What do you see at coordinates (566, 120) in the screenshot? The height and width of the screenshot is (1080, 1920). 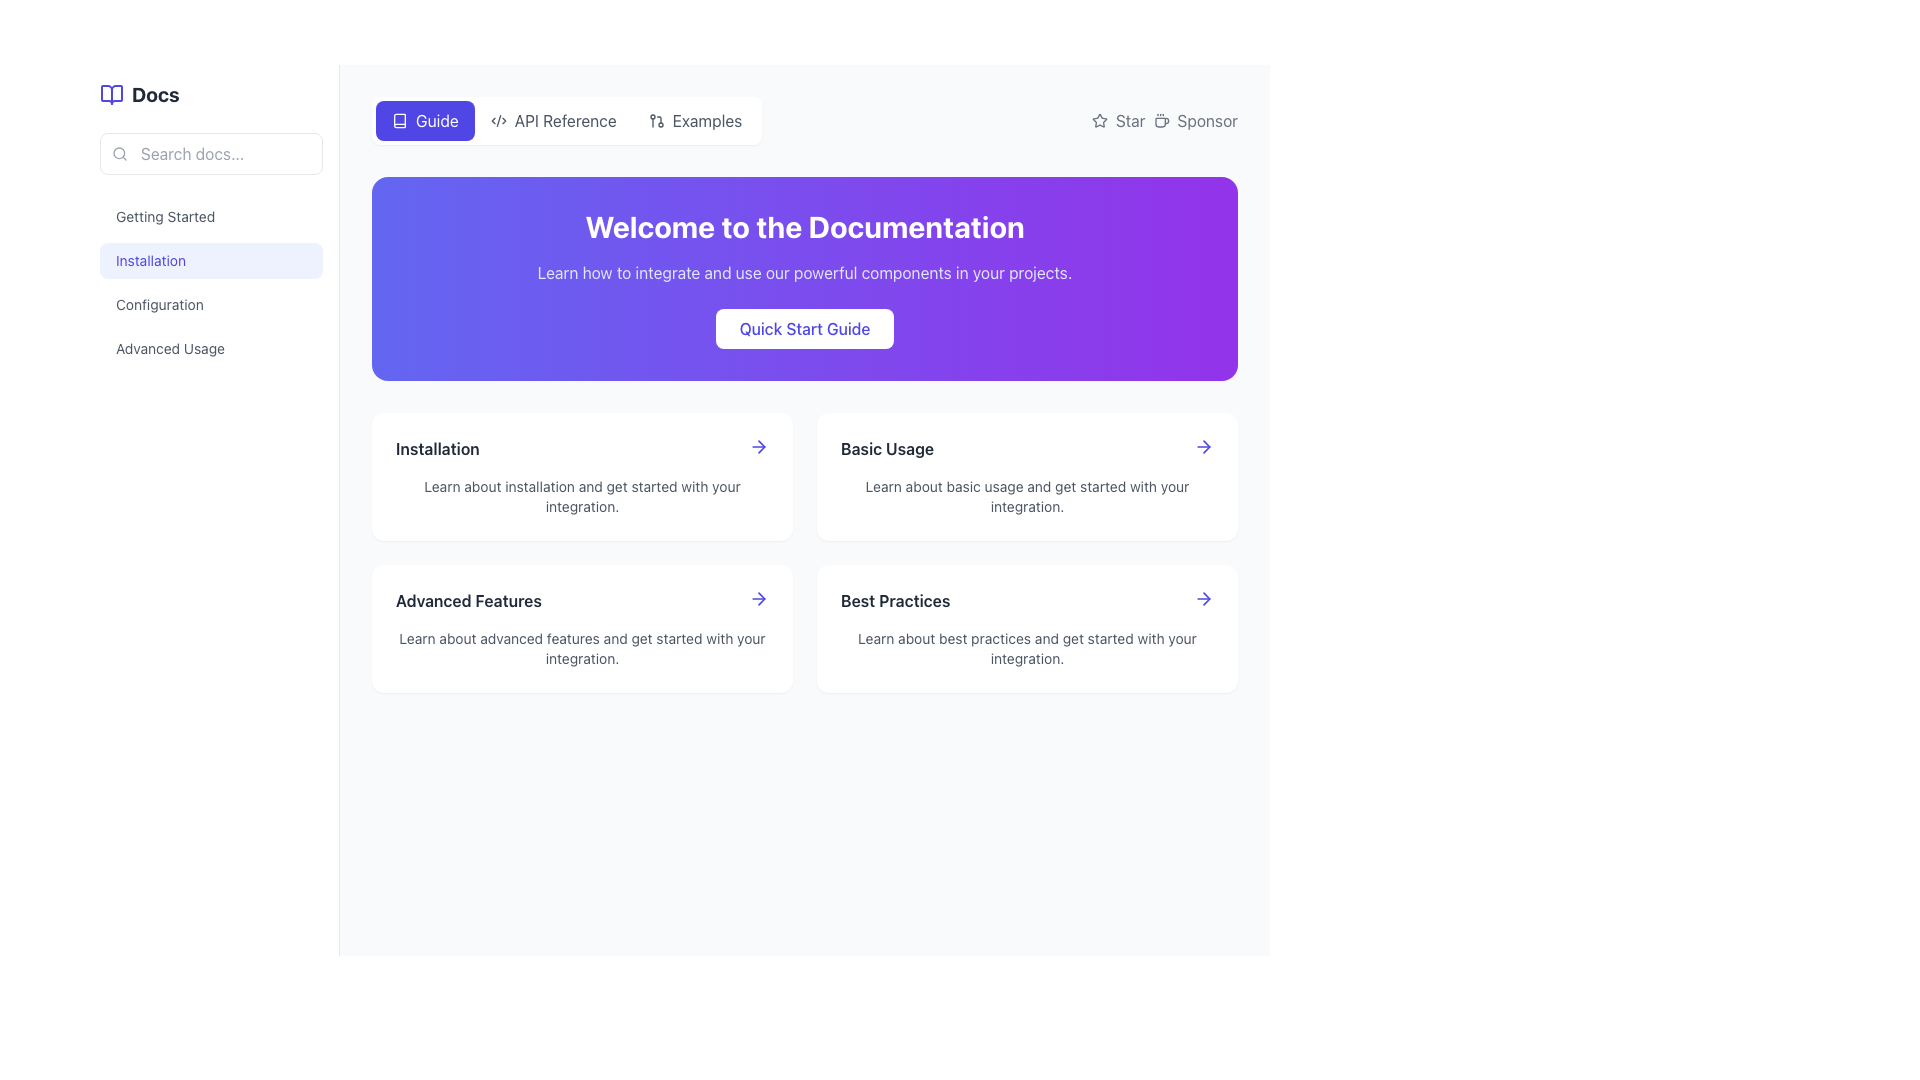 I see `the Navigation bar located in the upper central part of the interface` at bounding box center [566, 120].